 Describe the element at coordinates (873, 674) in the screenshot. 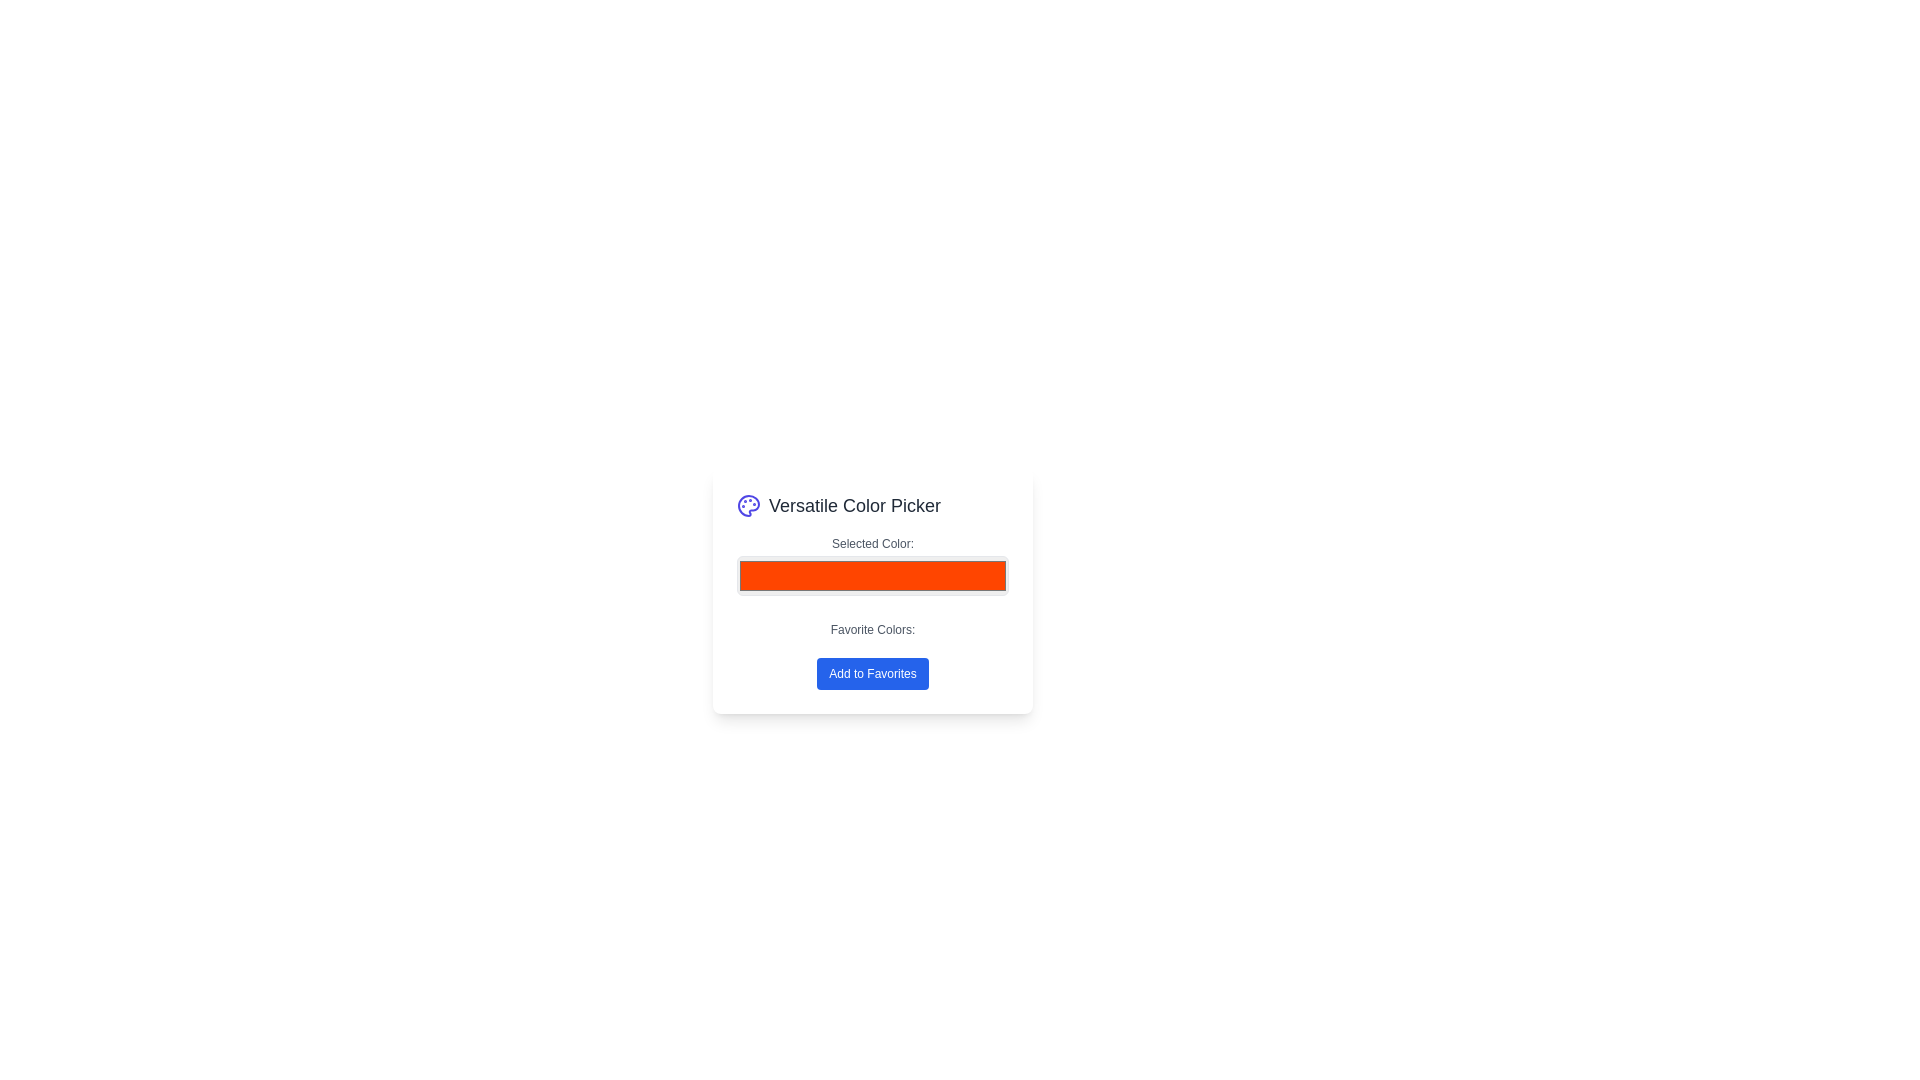

I see `the 'Add to Favorites' button, which is a rounded button with a solid blue background that changes to darker blue on hover, located below 'Favorite Colors:'` at that location.